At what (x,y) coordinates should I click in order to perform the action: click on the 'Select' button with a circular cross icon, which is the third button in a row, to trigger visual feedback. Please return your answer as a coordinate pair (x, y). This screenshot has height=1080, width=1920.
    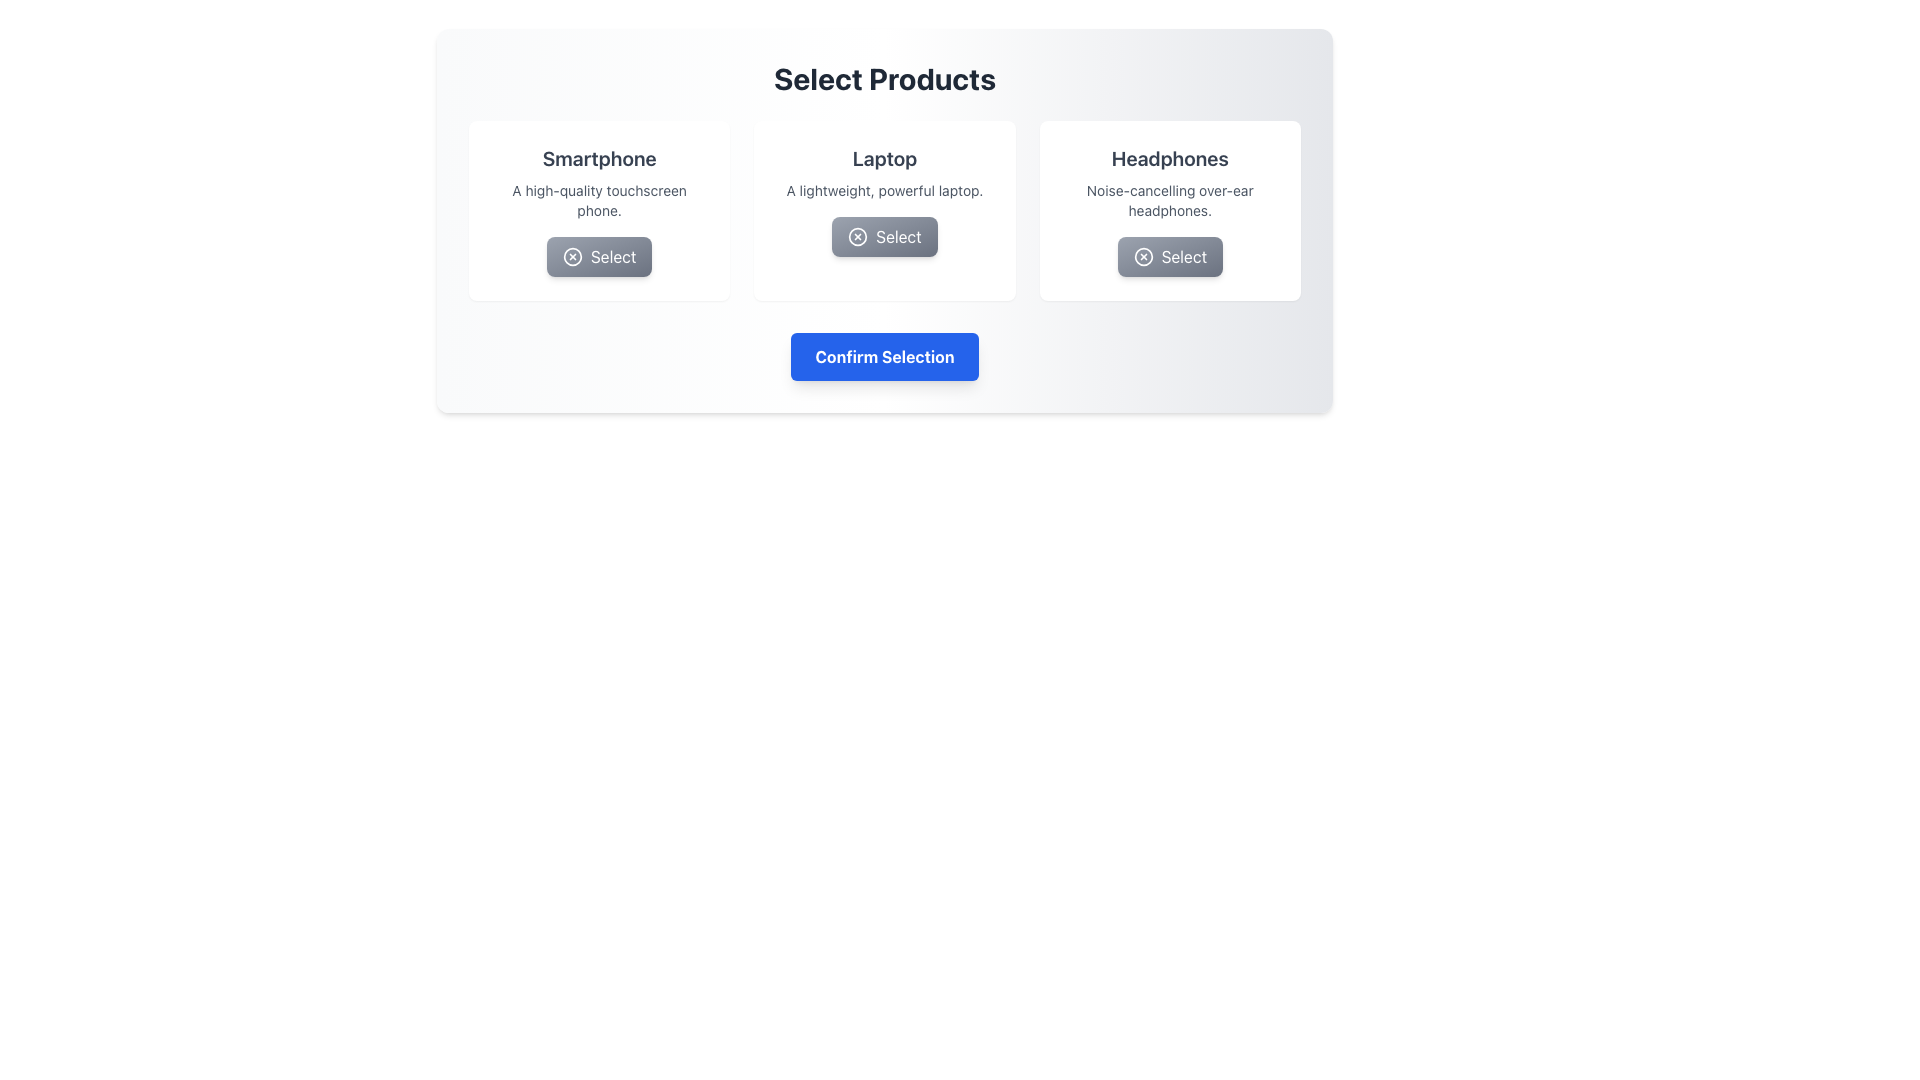
    Looking at the image, I should click on (1170, 256).